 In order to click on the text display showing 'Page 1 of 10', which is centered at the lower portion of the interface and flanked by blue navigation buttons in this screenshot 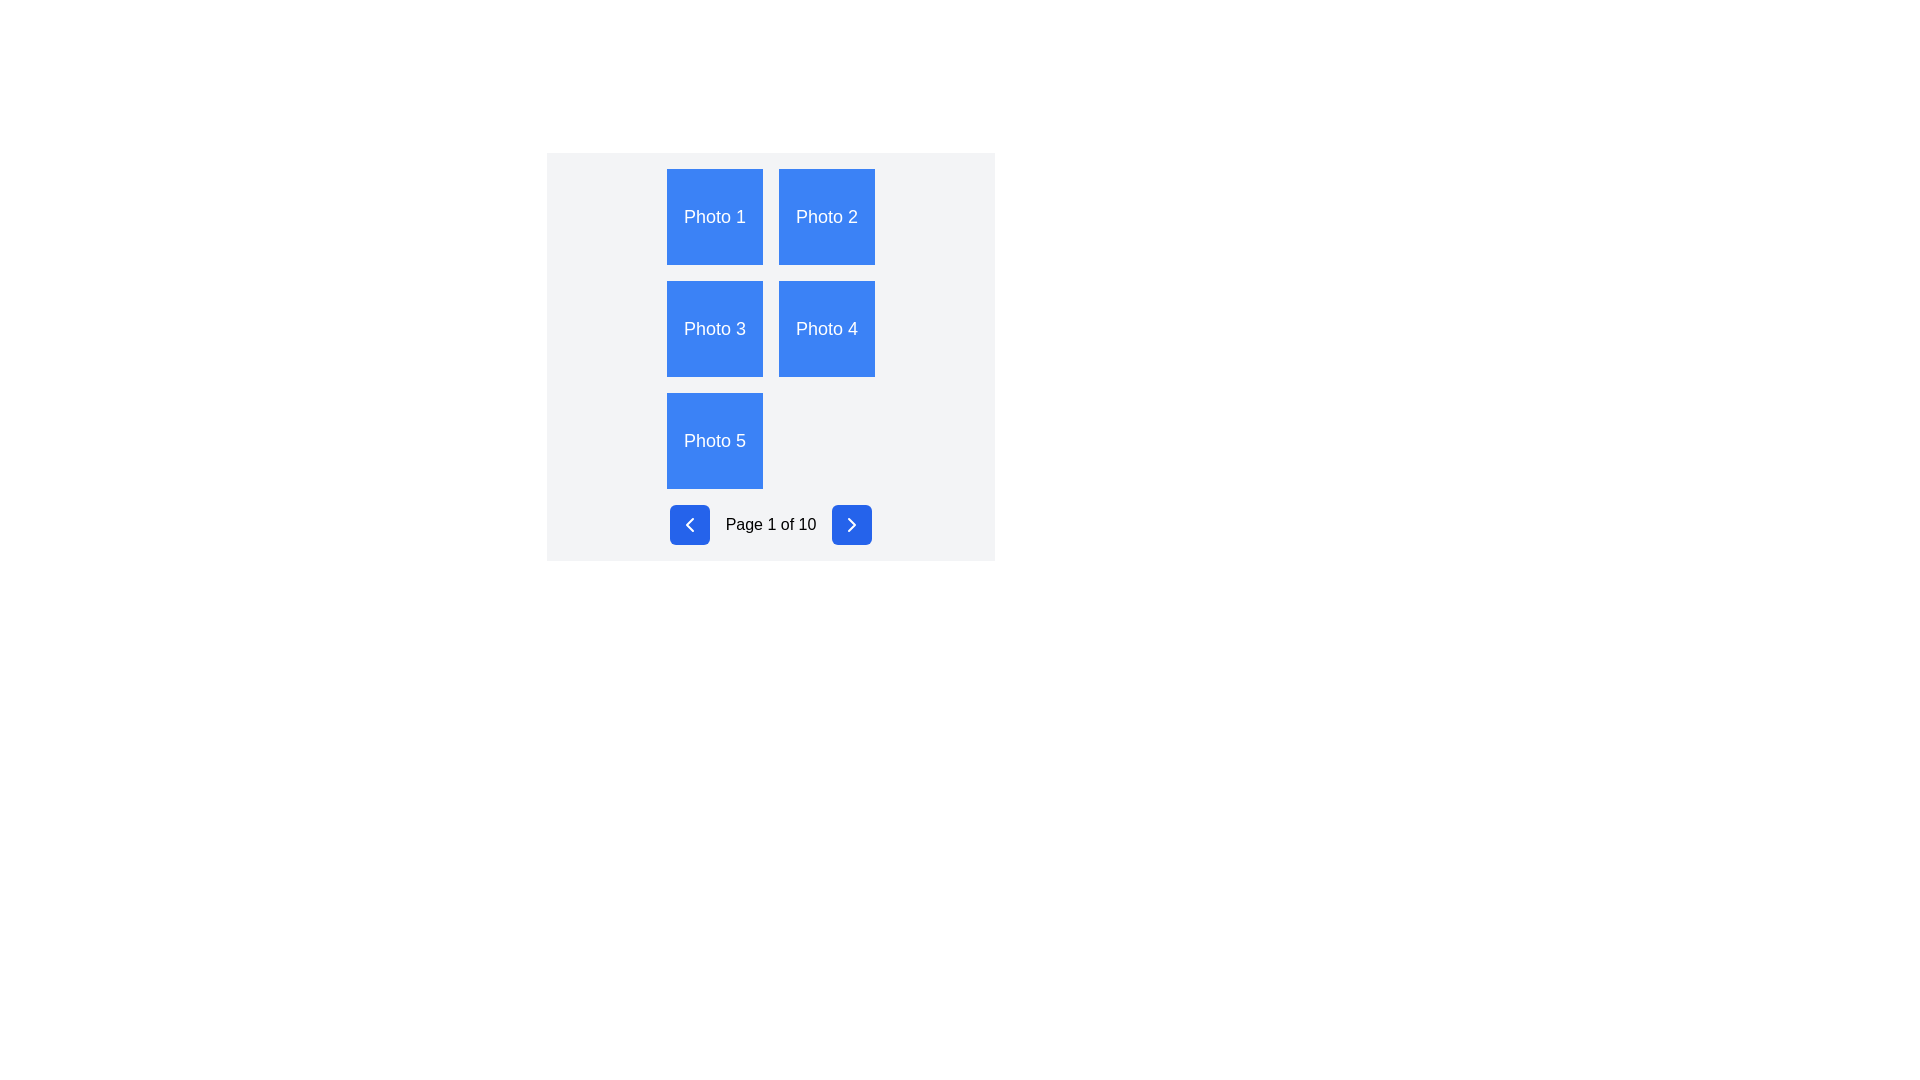, I will do `click(770, 523)`.